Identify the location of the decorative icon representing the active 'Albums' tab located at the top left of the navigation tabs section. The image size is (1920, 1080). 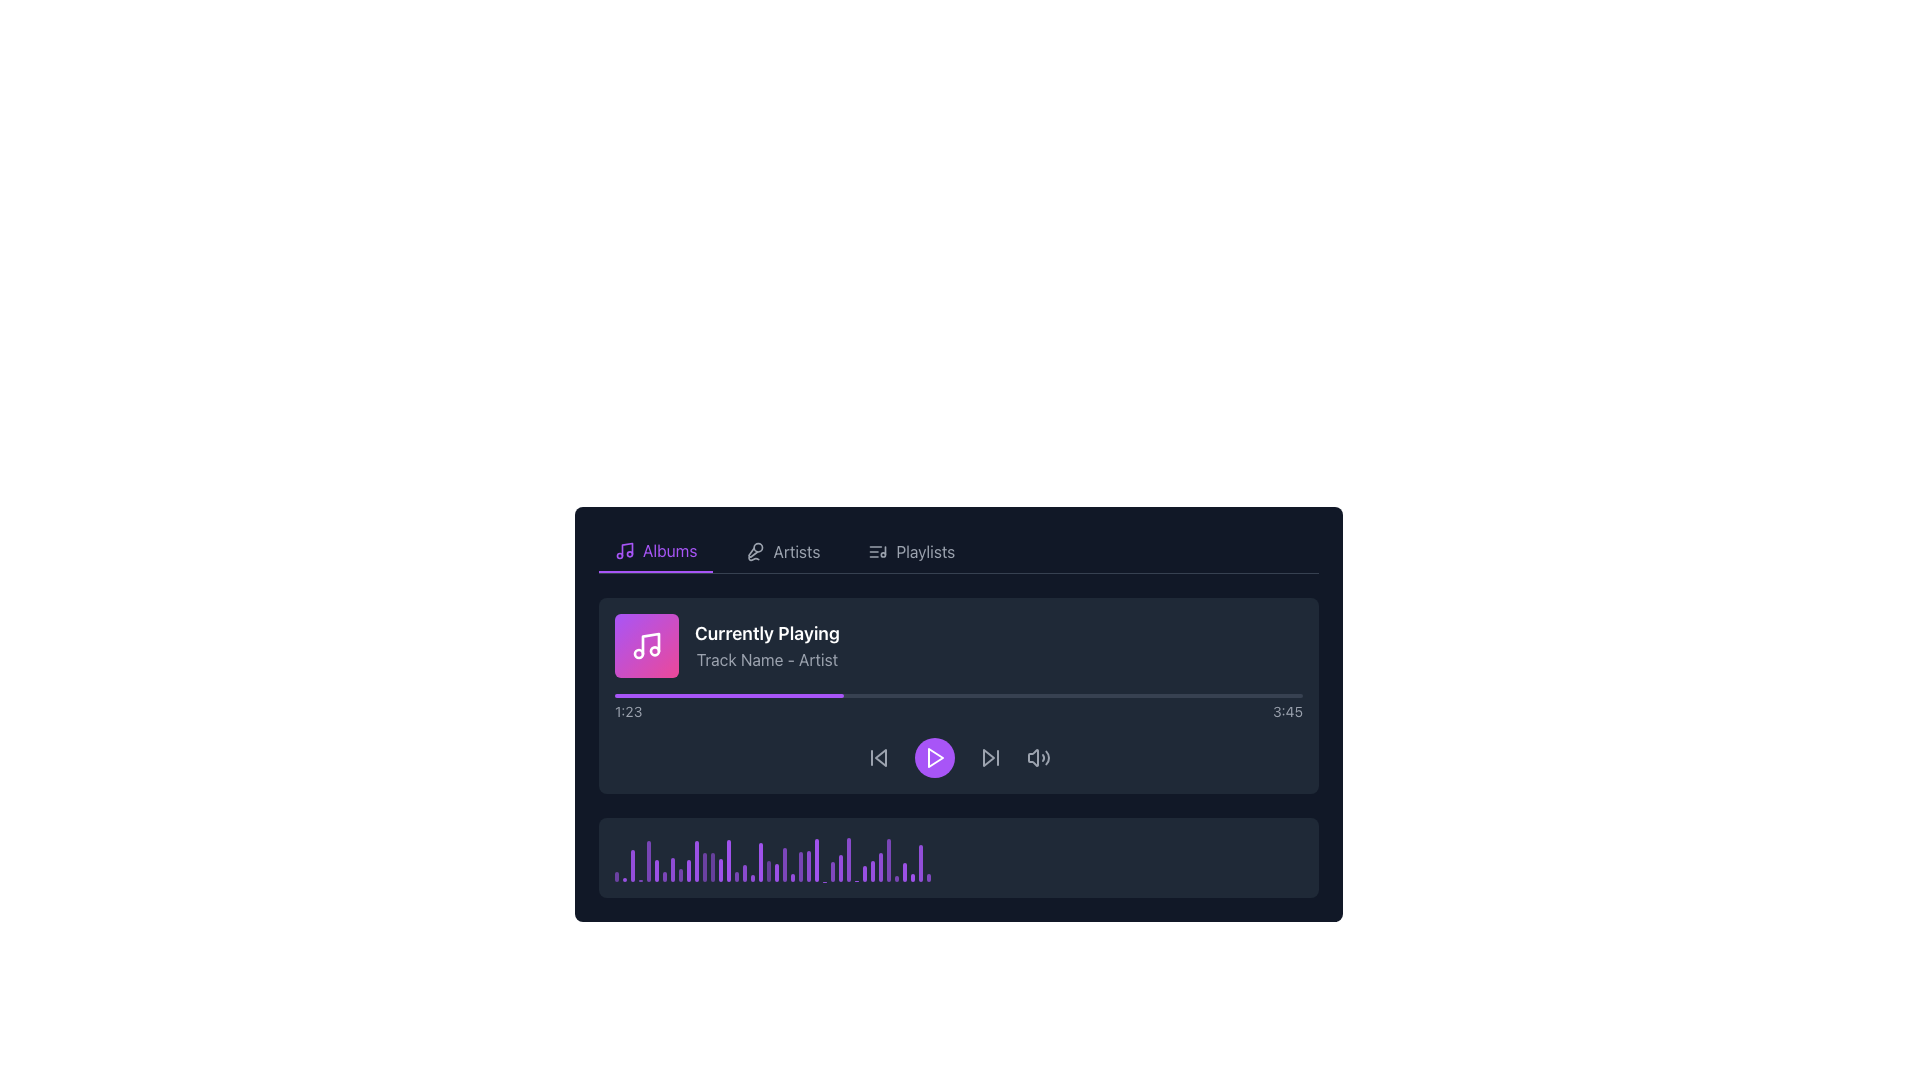
(623, 551).